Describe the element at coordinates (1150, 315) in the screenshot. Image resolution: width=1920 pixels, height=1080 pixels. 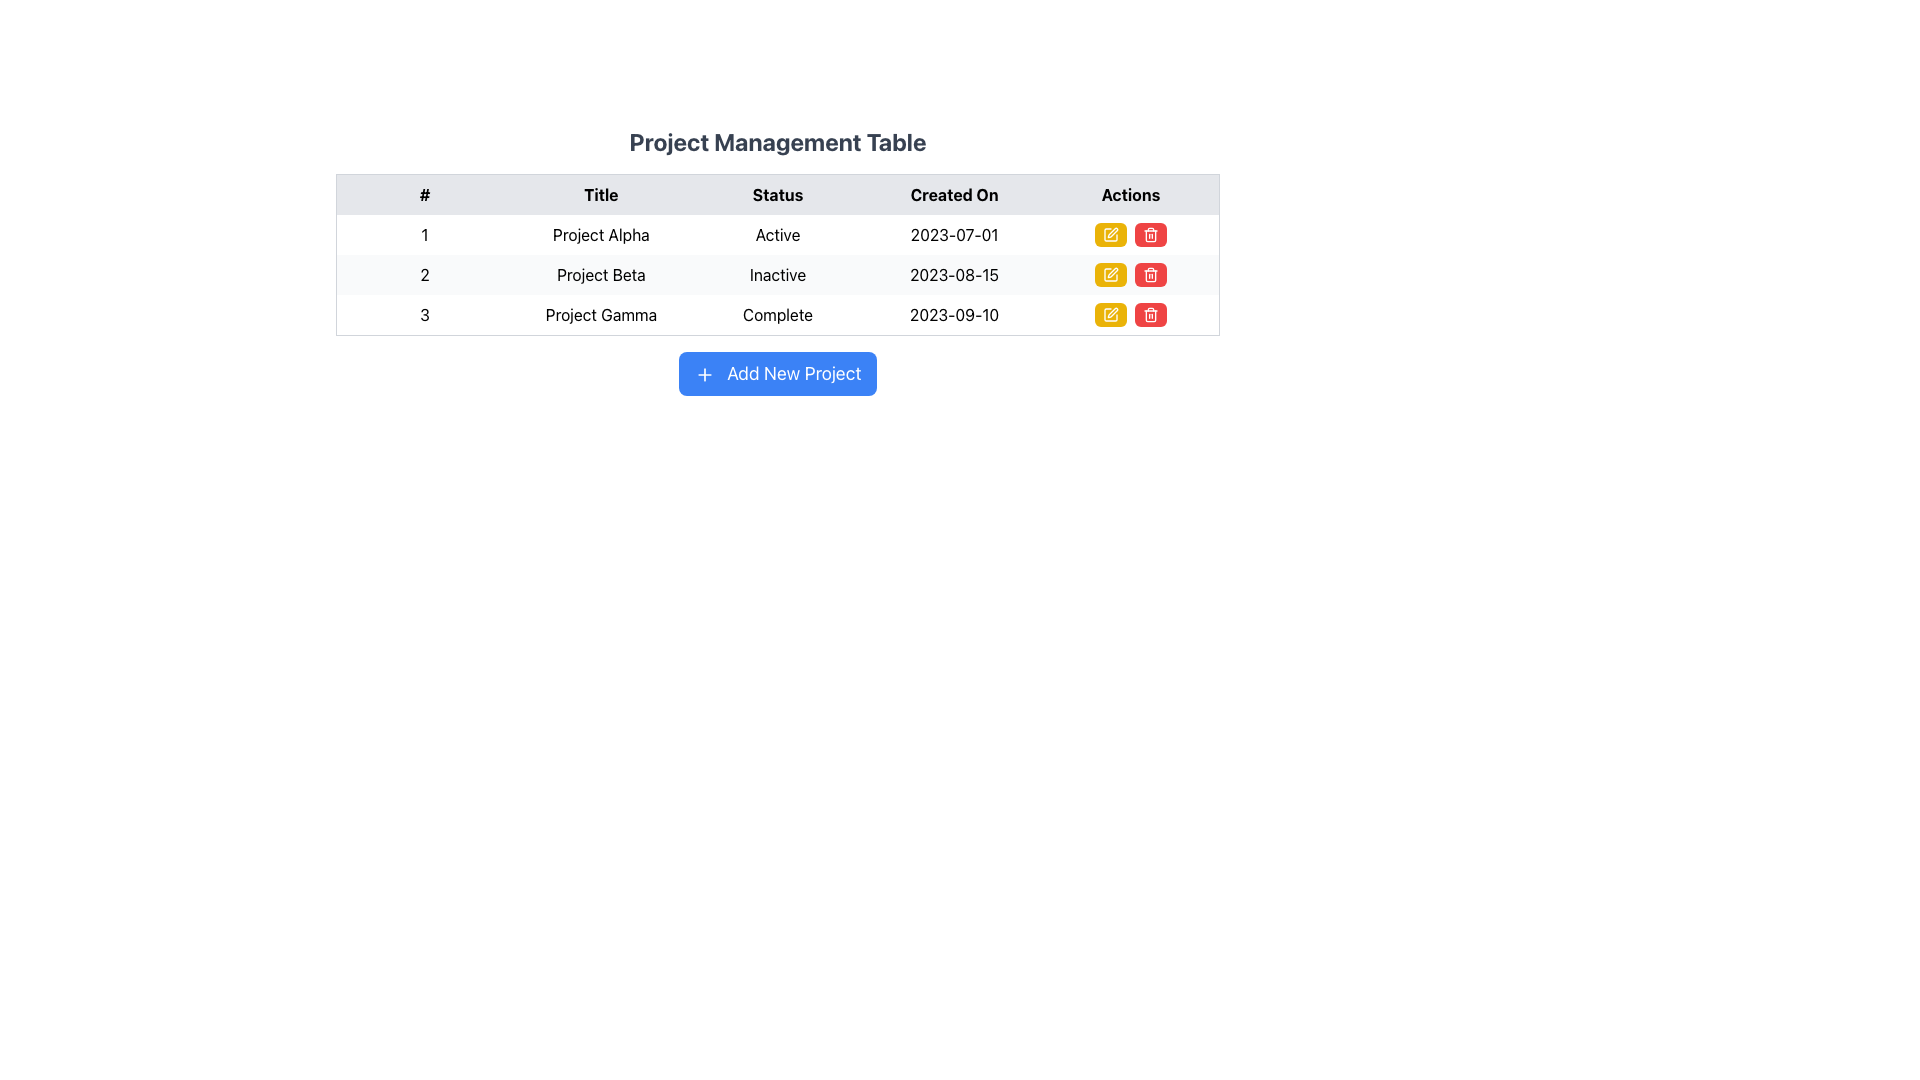
I see `the trash icon button with a red background` at that location.